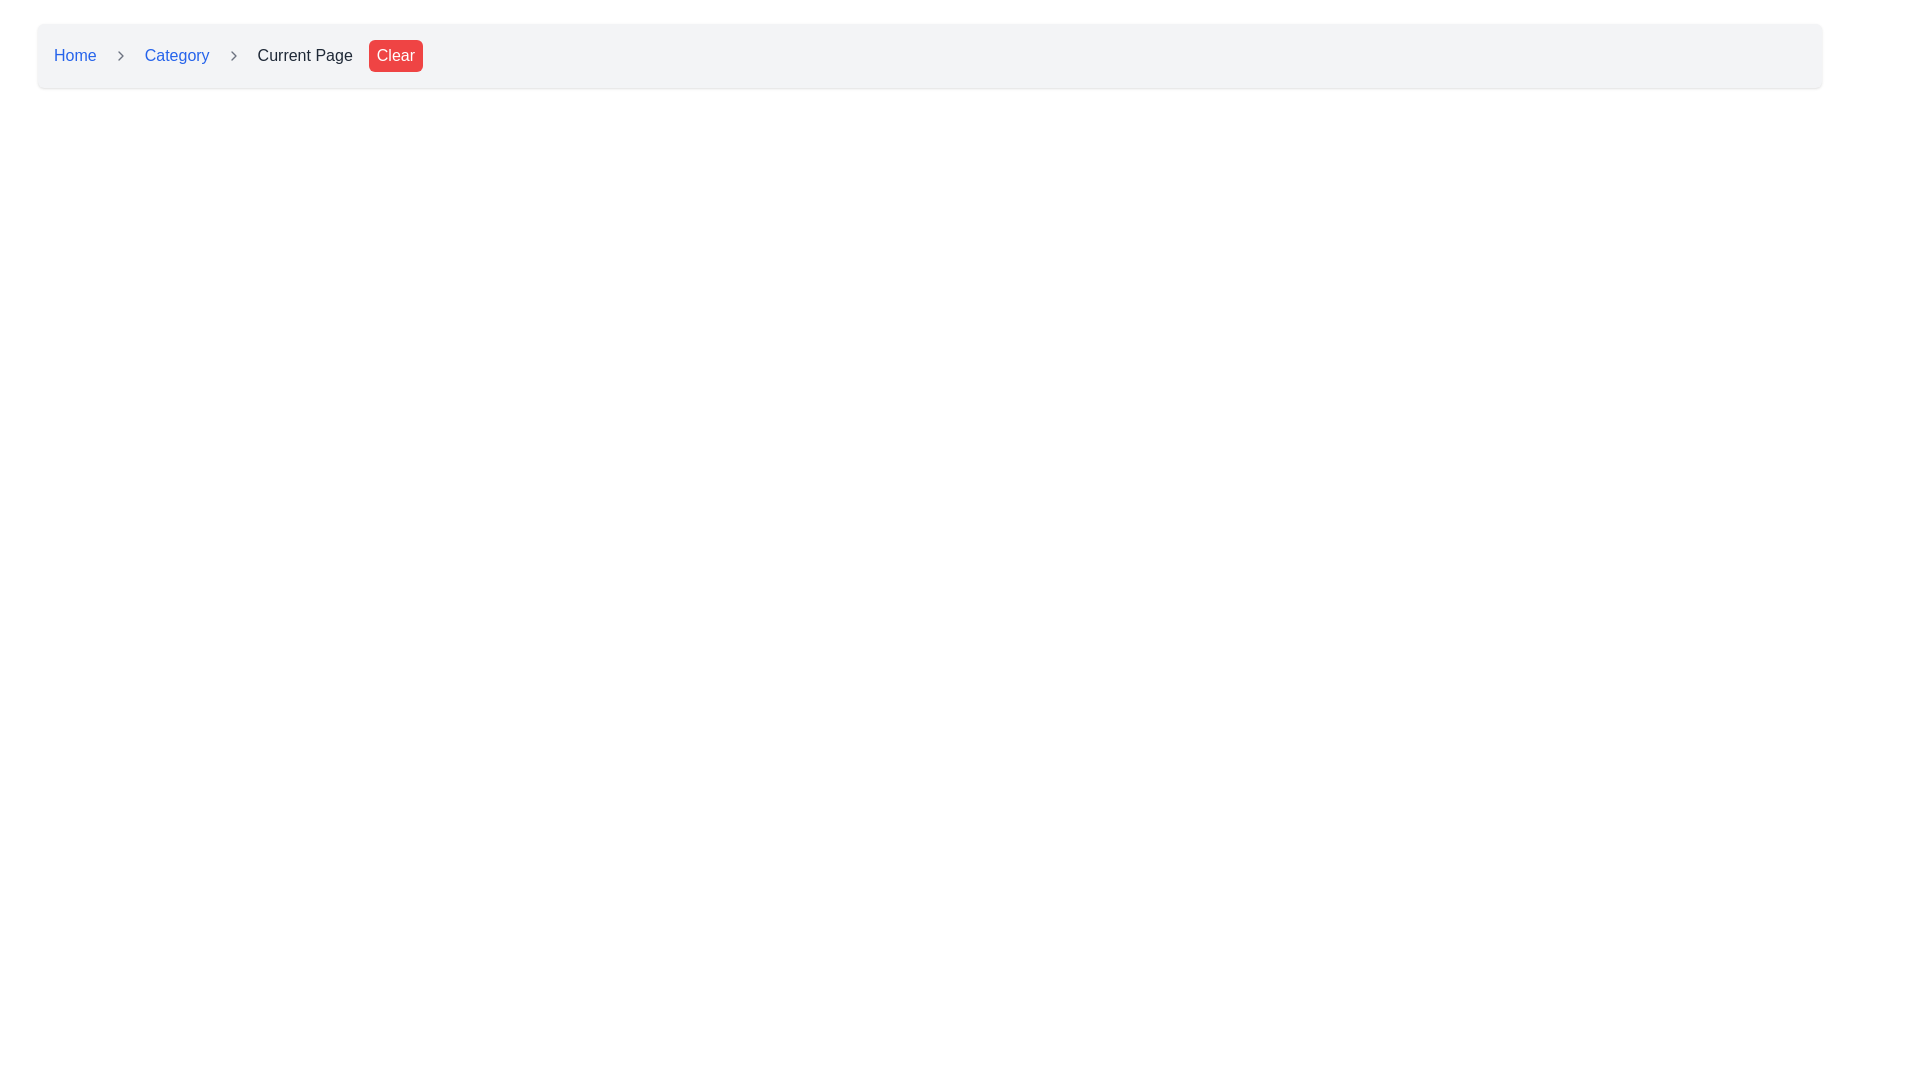  What do you see at coordinates (233, 55) in the screenshot?
I see `the chevron icon that indicates the transition between 'Category' and 'Current Page' in the breadcrumb navigation` at bounding box center [233, 55].